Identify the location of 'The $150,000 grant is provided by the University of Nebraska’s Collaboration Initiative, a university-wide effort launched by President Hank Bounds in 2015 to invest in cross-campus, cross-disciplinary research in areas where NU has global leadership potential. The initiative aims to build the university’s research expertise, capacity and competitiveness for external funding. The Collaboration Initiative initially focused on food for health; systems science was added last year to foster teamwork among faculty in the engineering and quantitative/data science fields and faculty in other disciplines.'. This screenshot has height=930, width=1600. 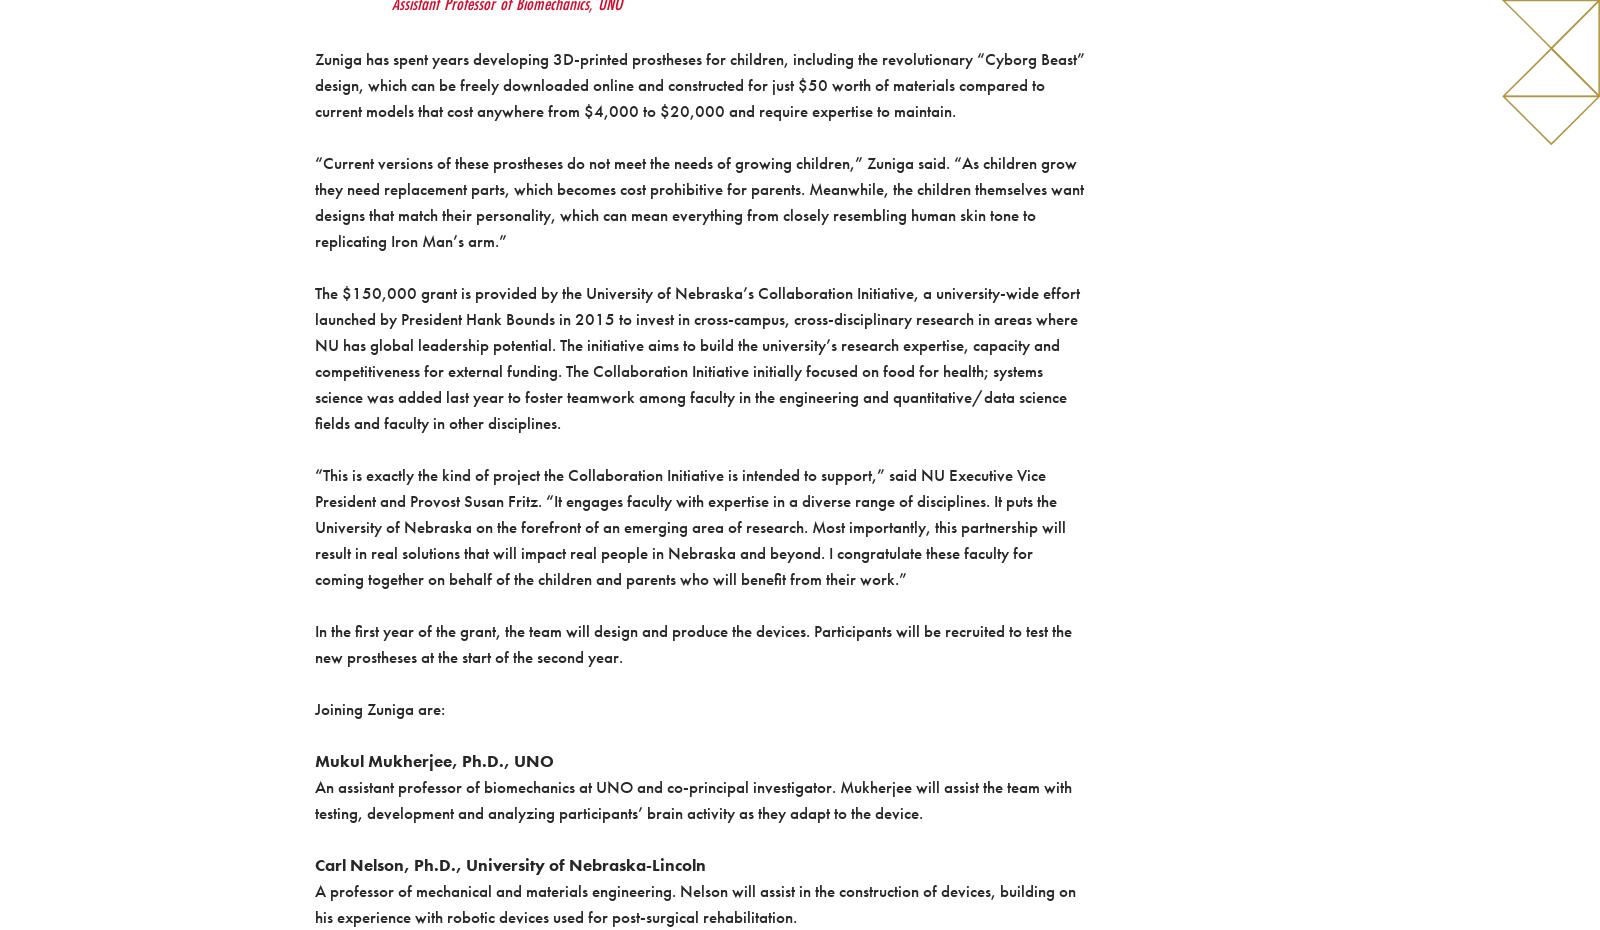
(314, 356).